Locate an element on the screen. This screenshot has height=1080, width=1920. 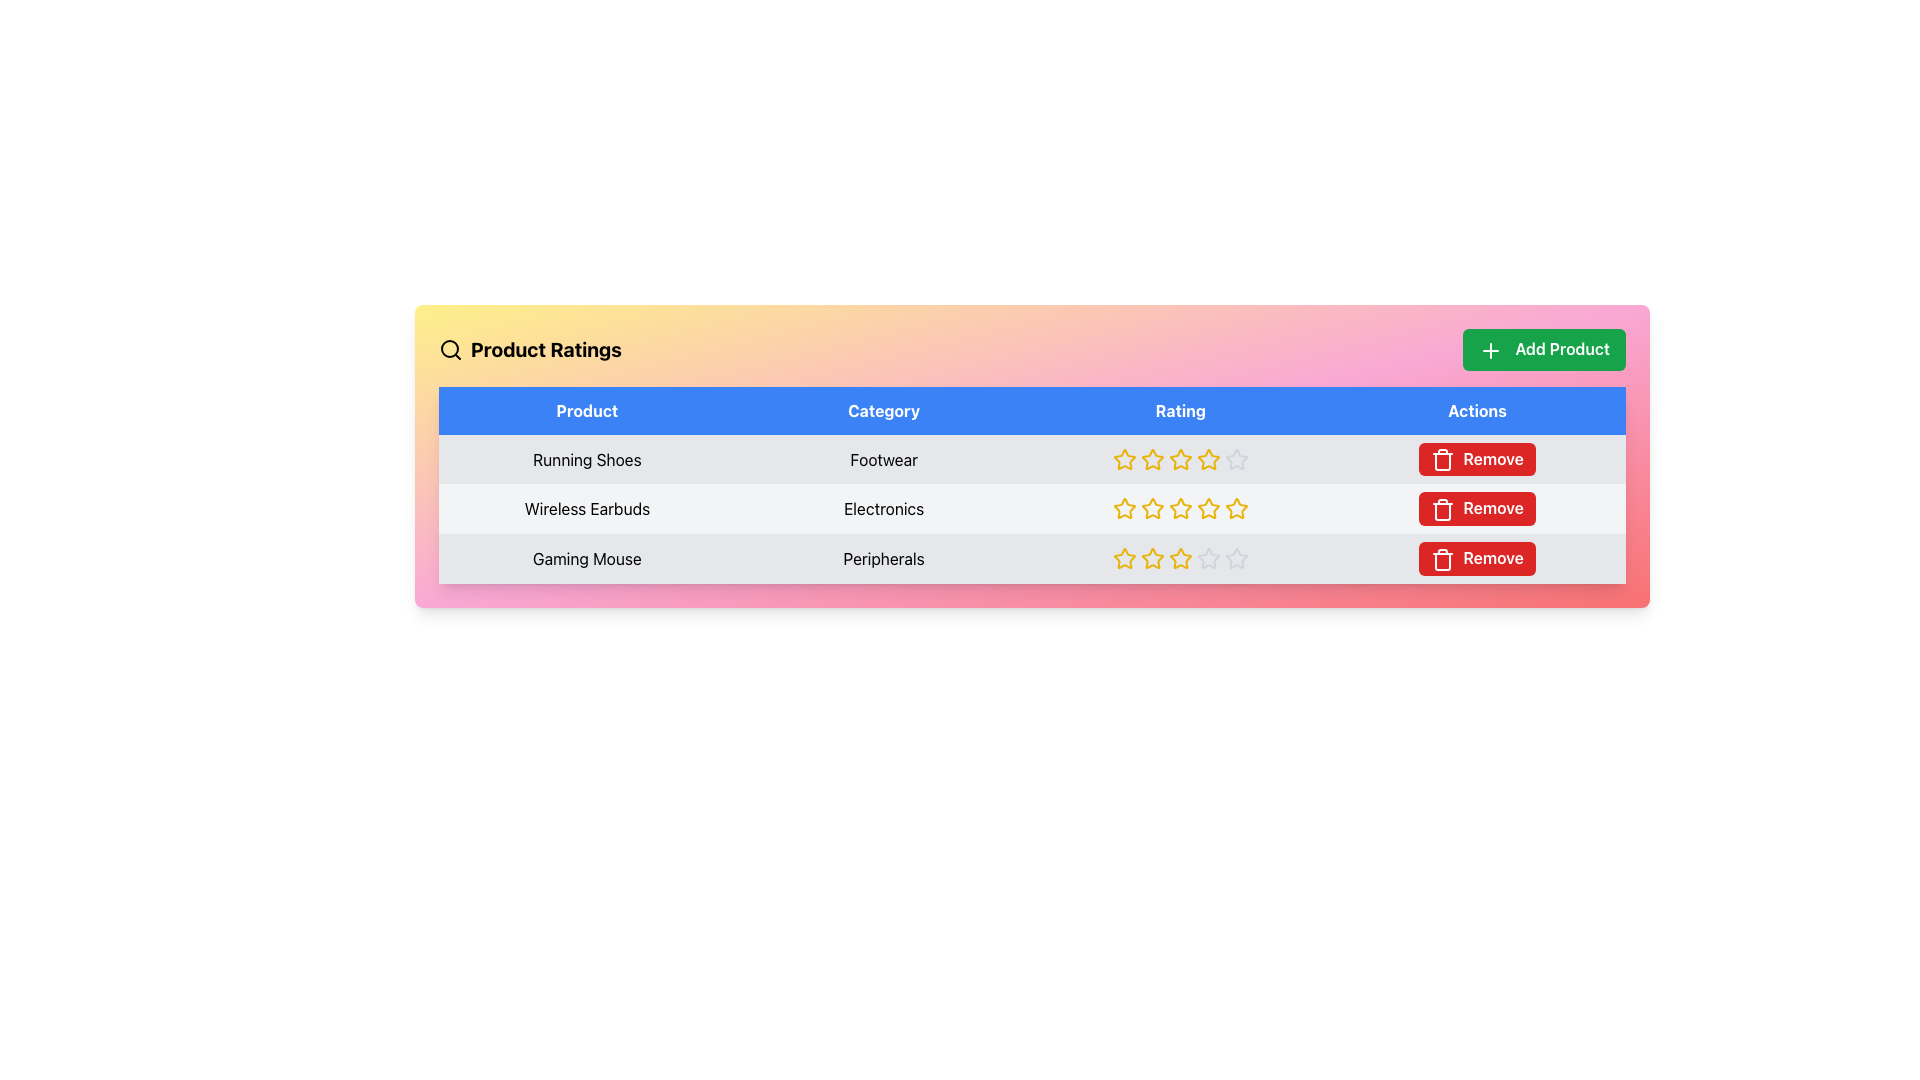
the icon located at the top-right corner of the 'Add Product' button, which visually indicates the action of adding a new product is located at coordinates (1491, 349).